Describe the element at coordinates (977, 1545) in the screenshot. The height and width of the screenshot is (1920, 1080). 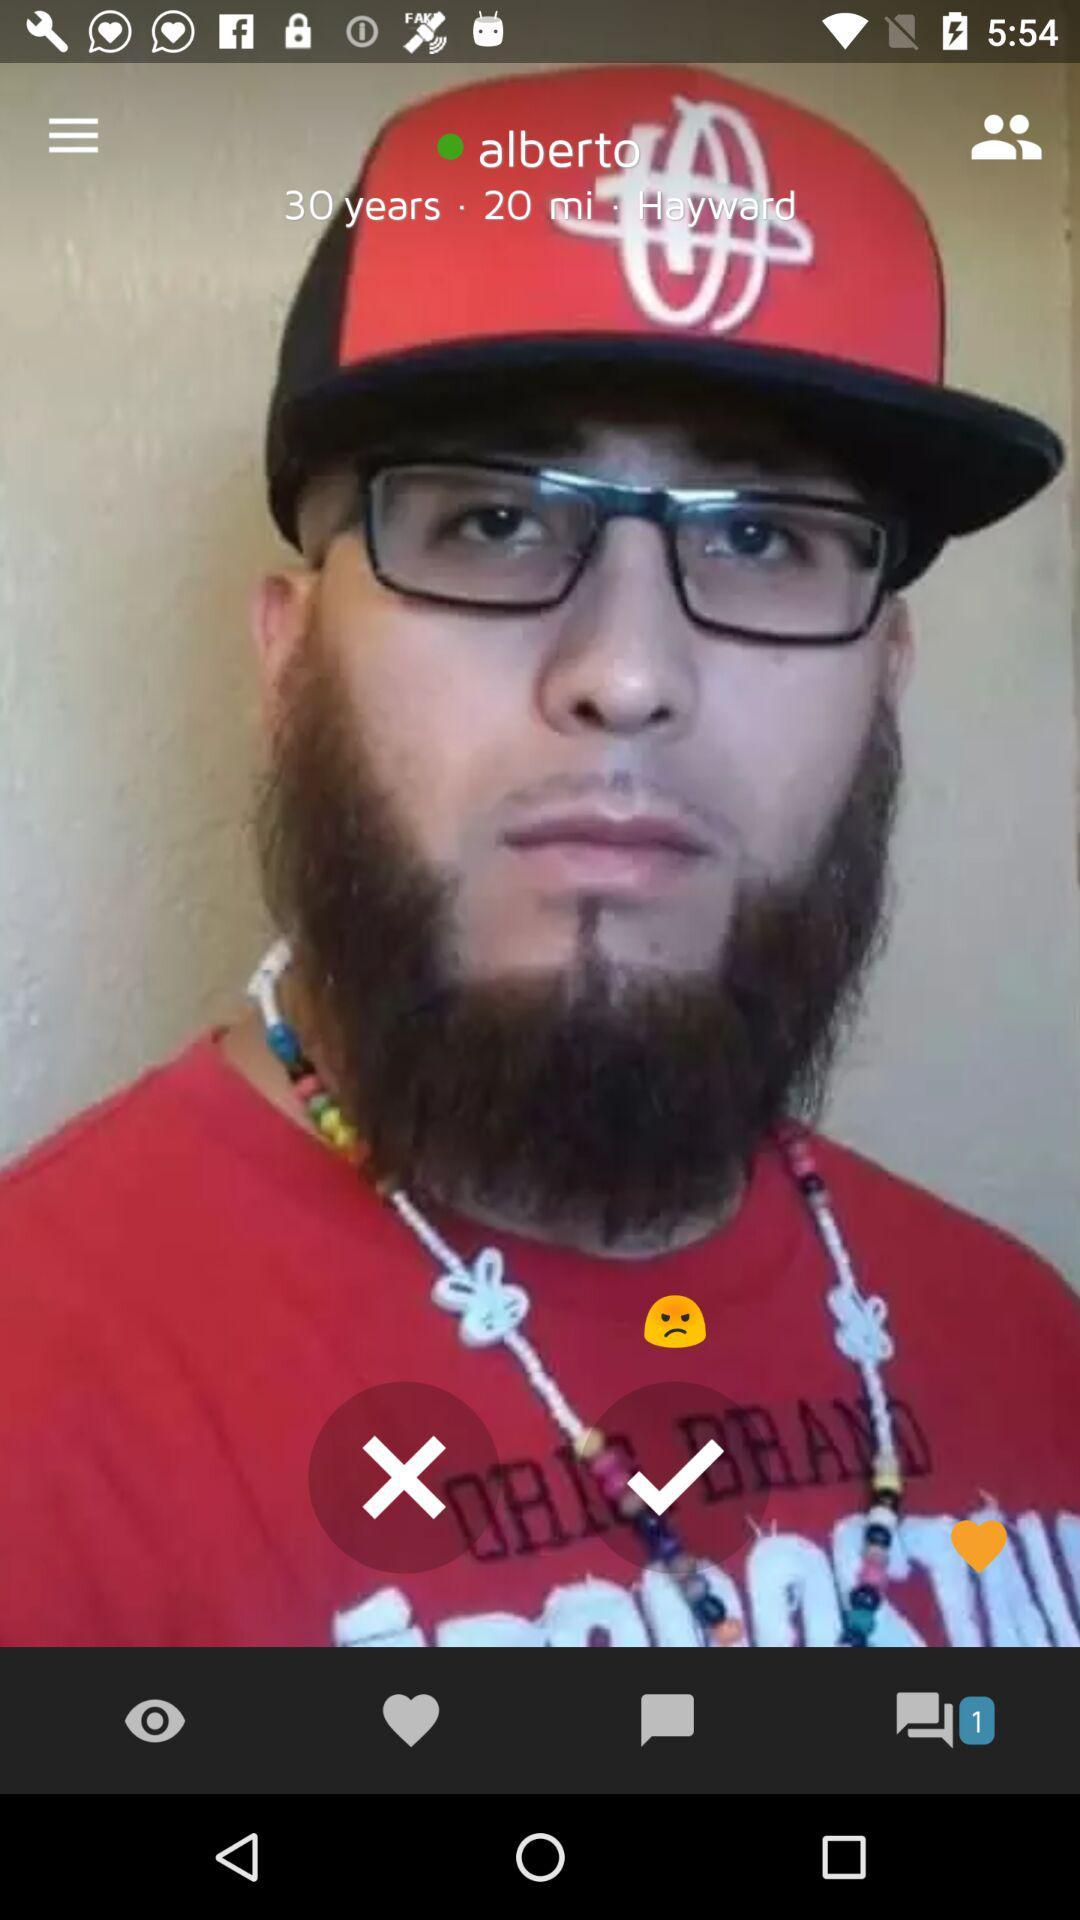
I see `the favorite icon` at that location.